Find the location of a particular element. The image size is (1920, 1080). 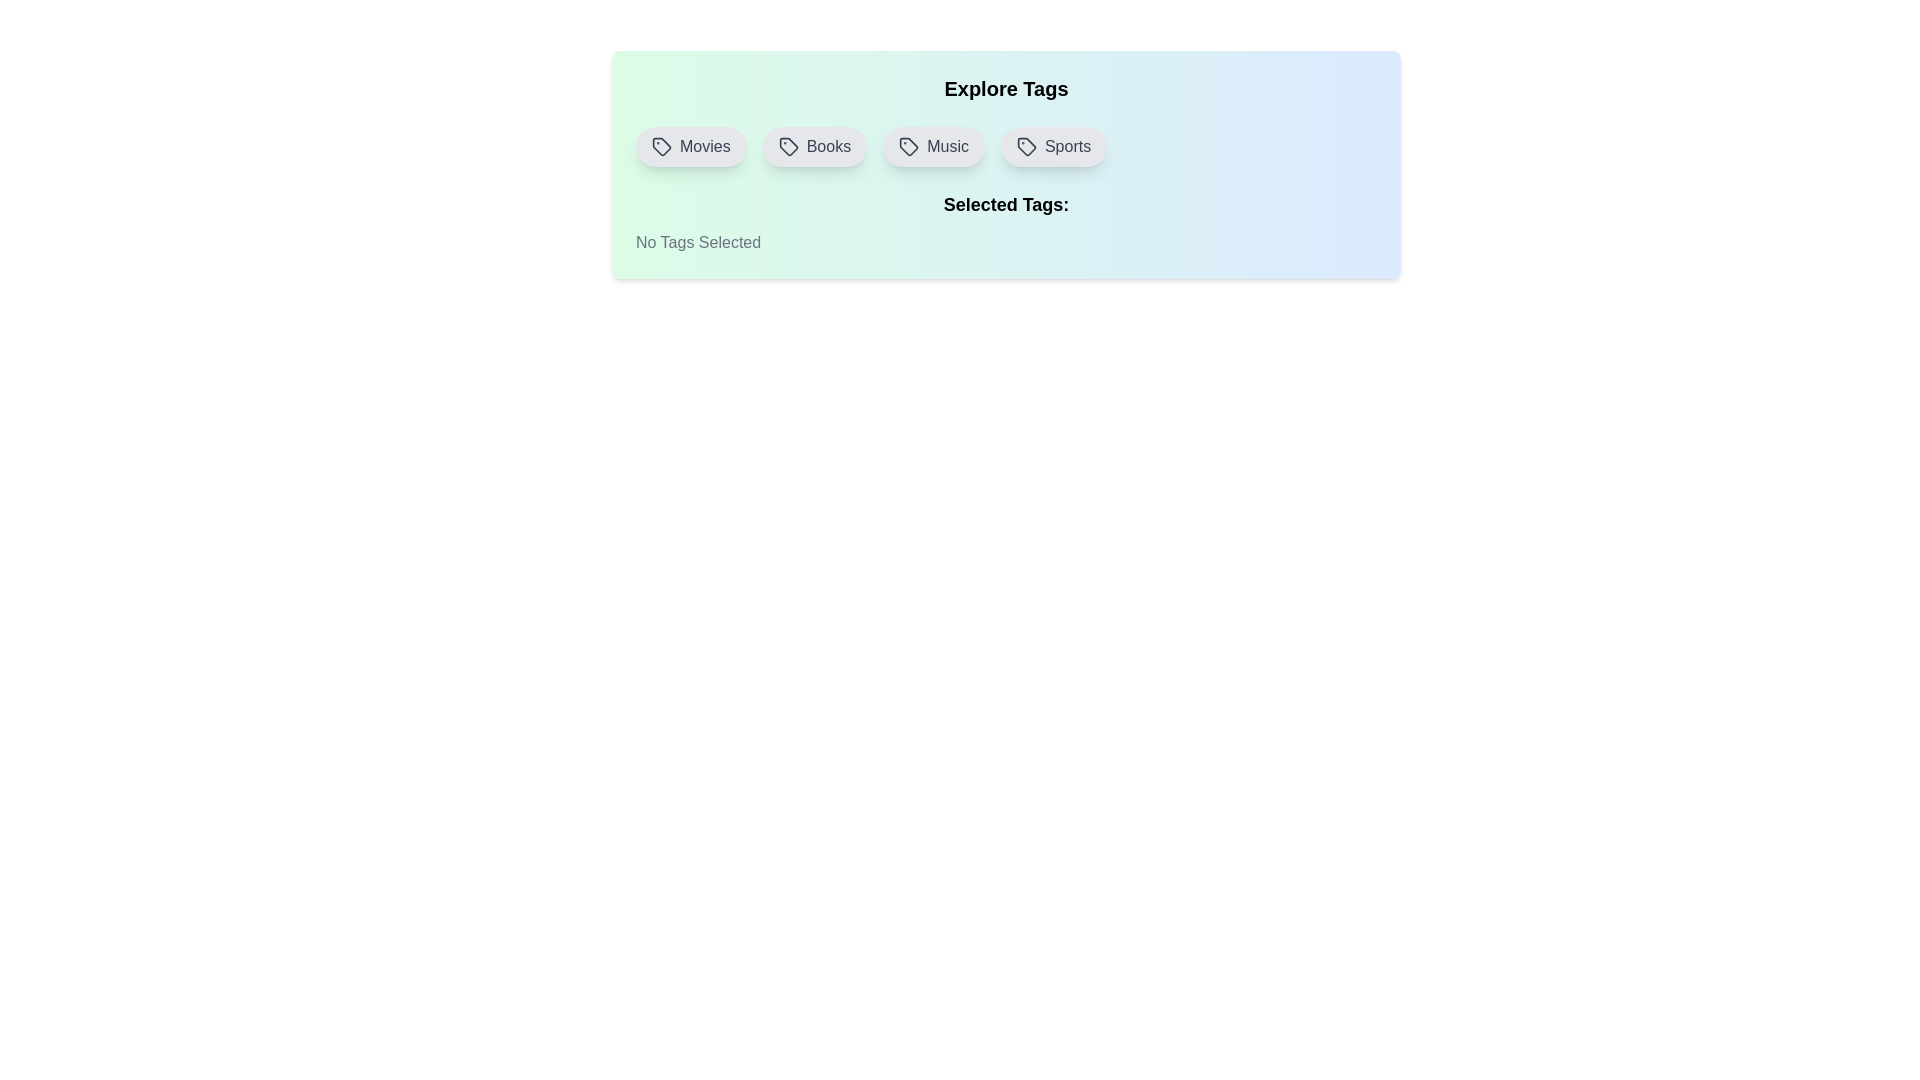

the 'Music' category filter button is located at coordinates (933, 145).